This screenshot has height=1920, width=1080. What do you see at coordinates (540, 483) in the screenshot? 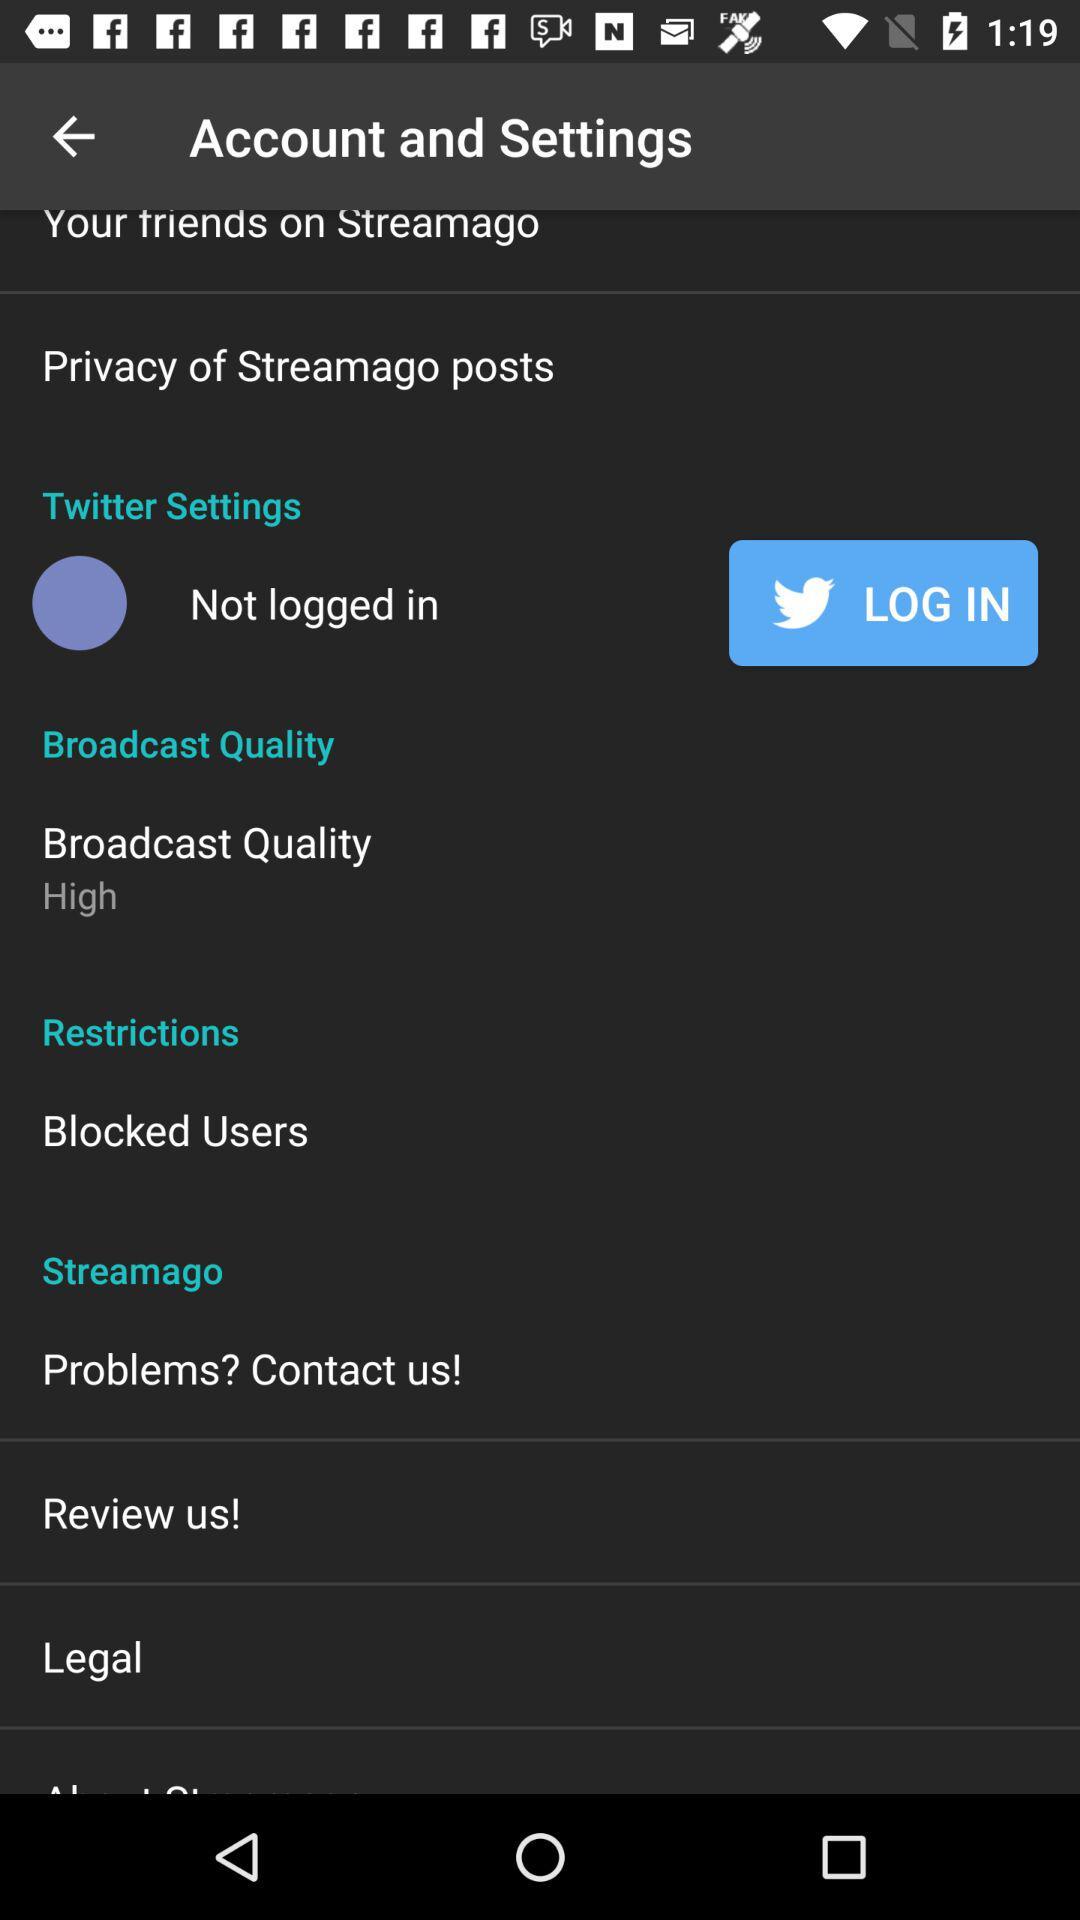
I see `twitter settings` at bounding box center [540, 483].